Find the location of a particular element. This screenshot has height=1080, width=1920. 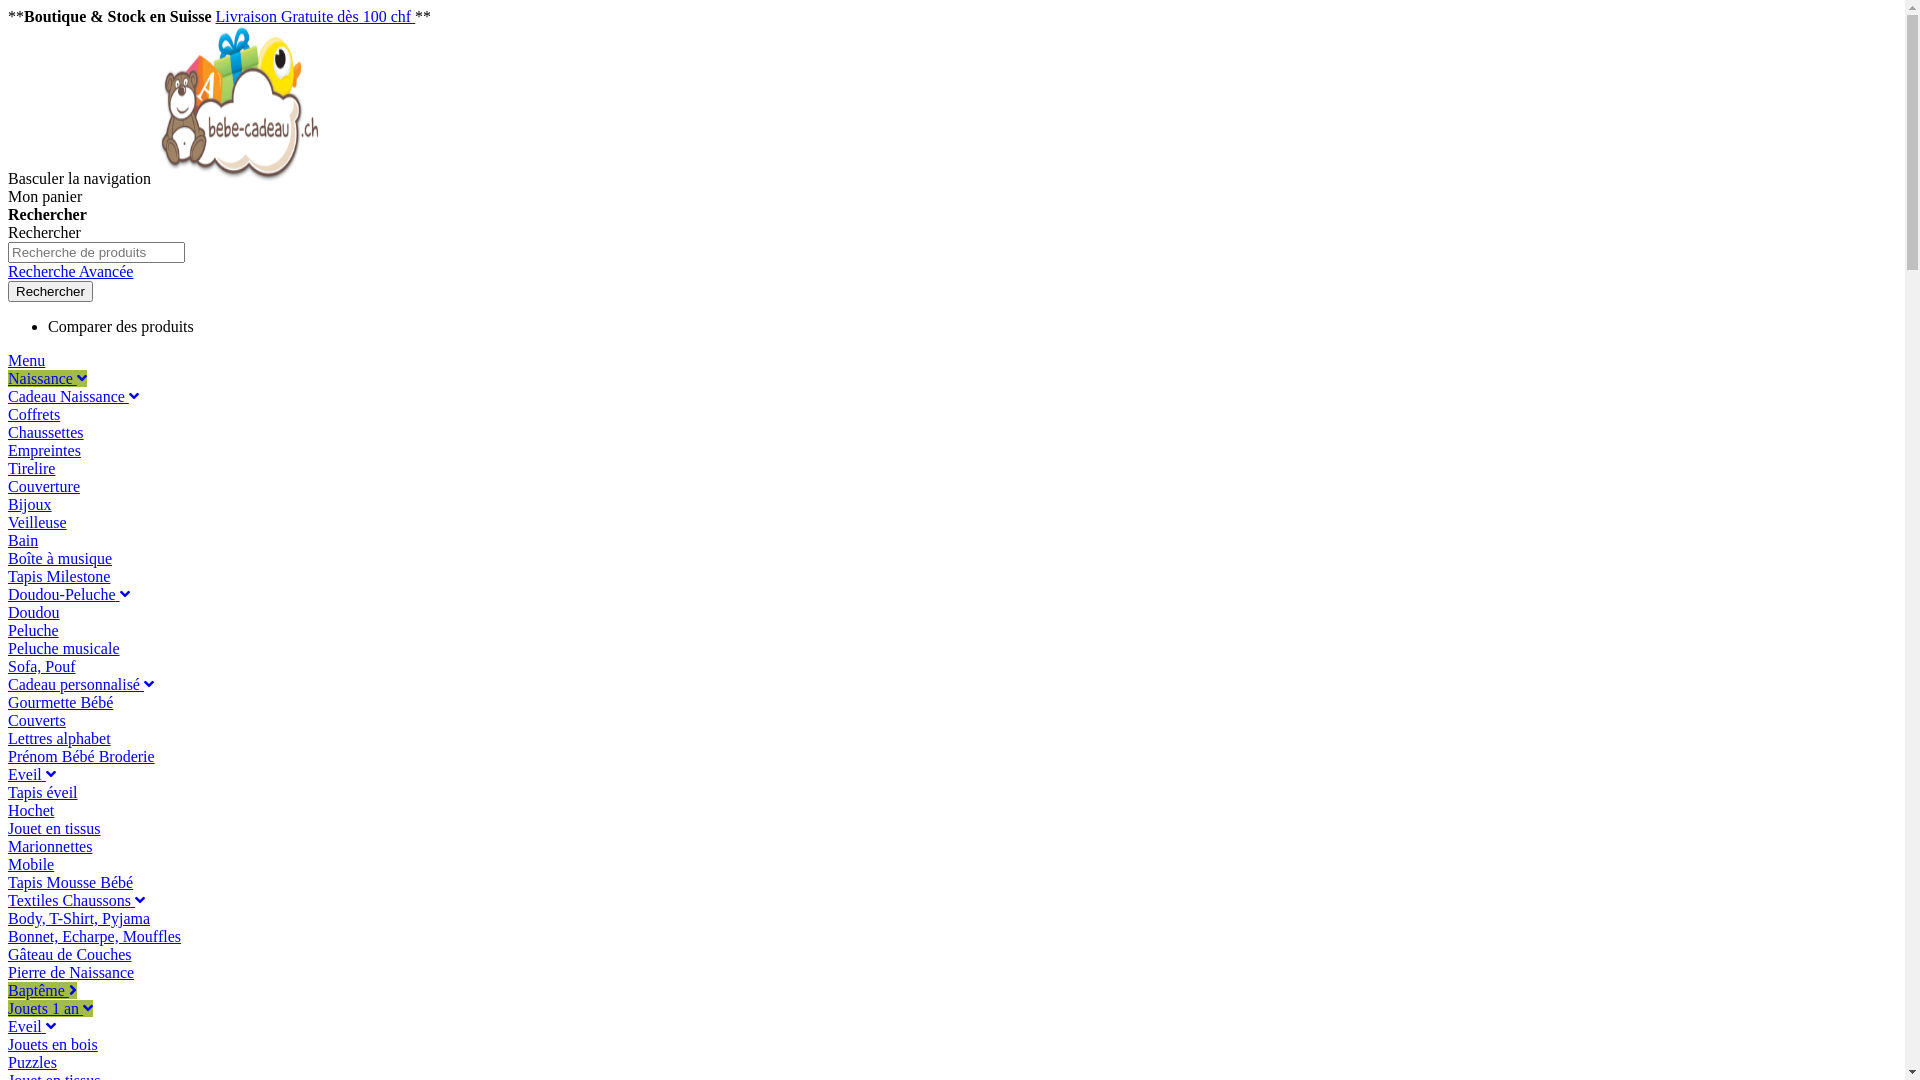

'Sofa, Pouf' is located at coordinates (42, 666).